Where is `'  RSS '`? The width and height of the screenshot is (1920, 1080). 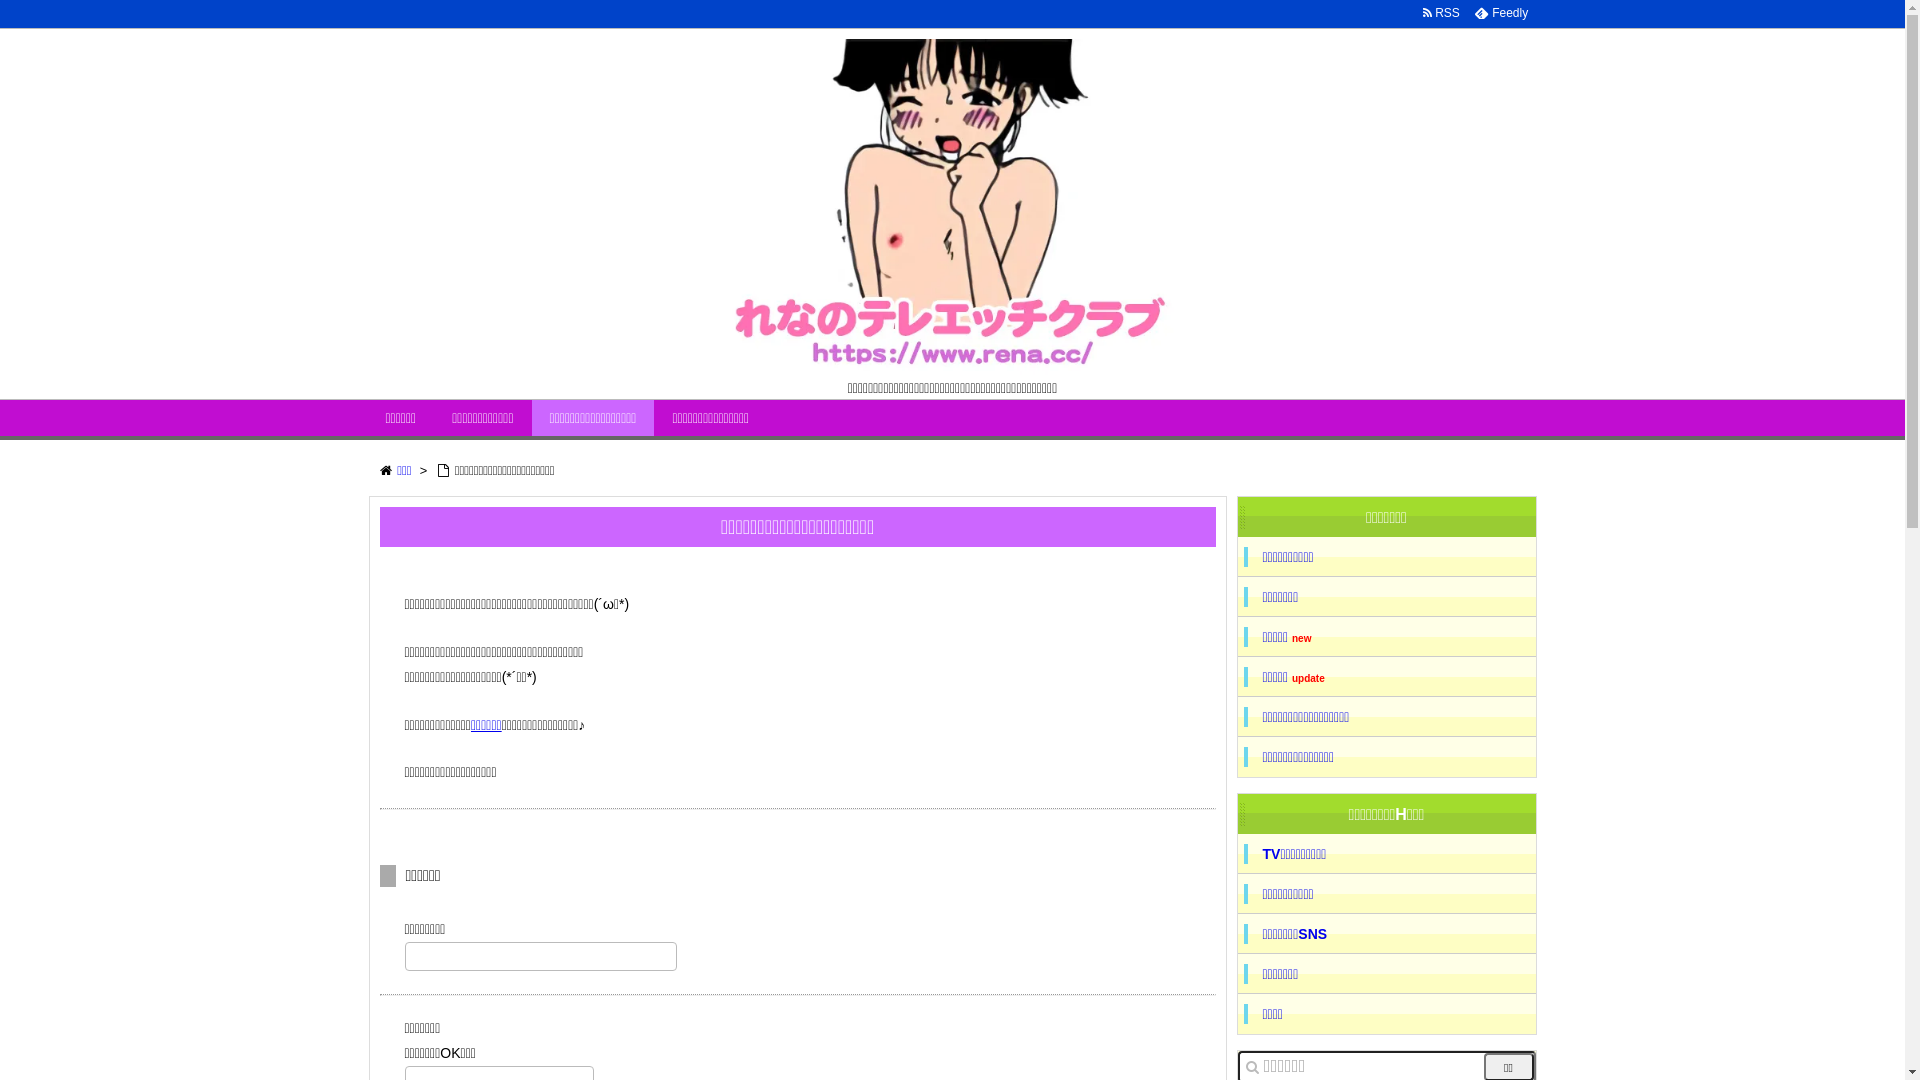
'  RSS ' is located at coordinates (1440, 12).